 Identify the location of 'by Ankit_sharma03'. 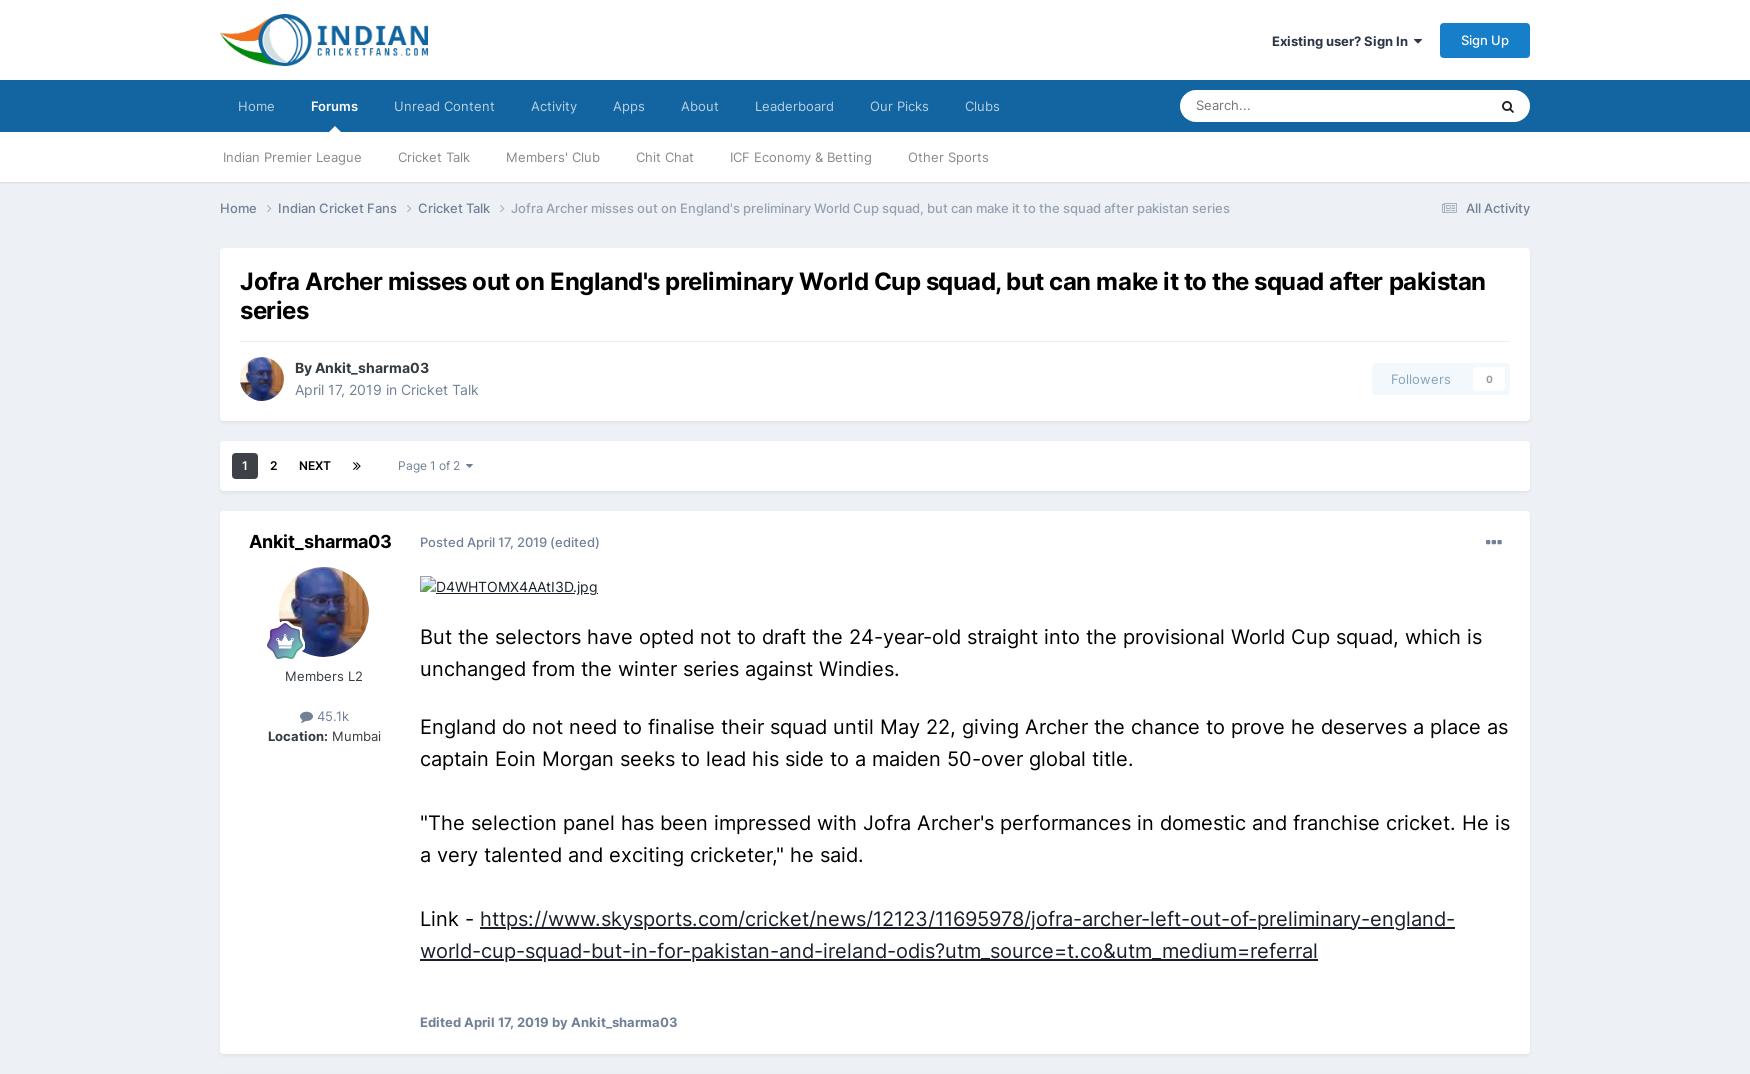
(547, 1022).